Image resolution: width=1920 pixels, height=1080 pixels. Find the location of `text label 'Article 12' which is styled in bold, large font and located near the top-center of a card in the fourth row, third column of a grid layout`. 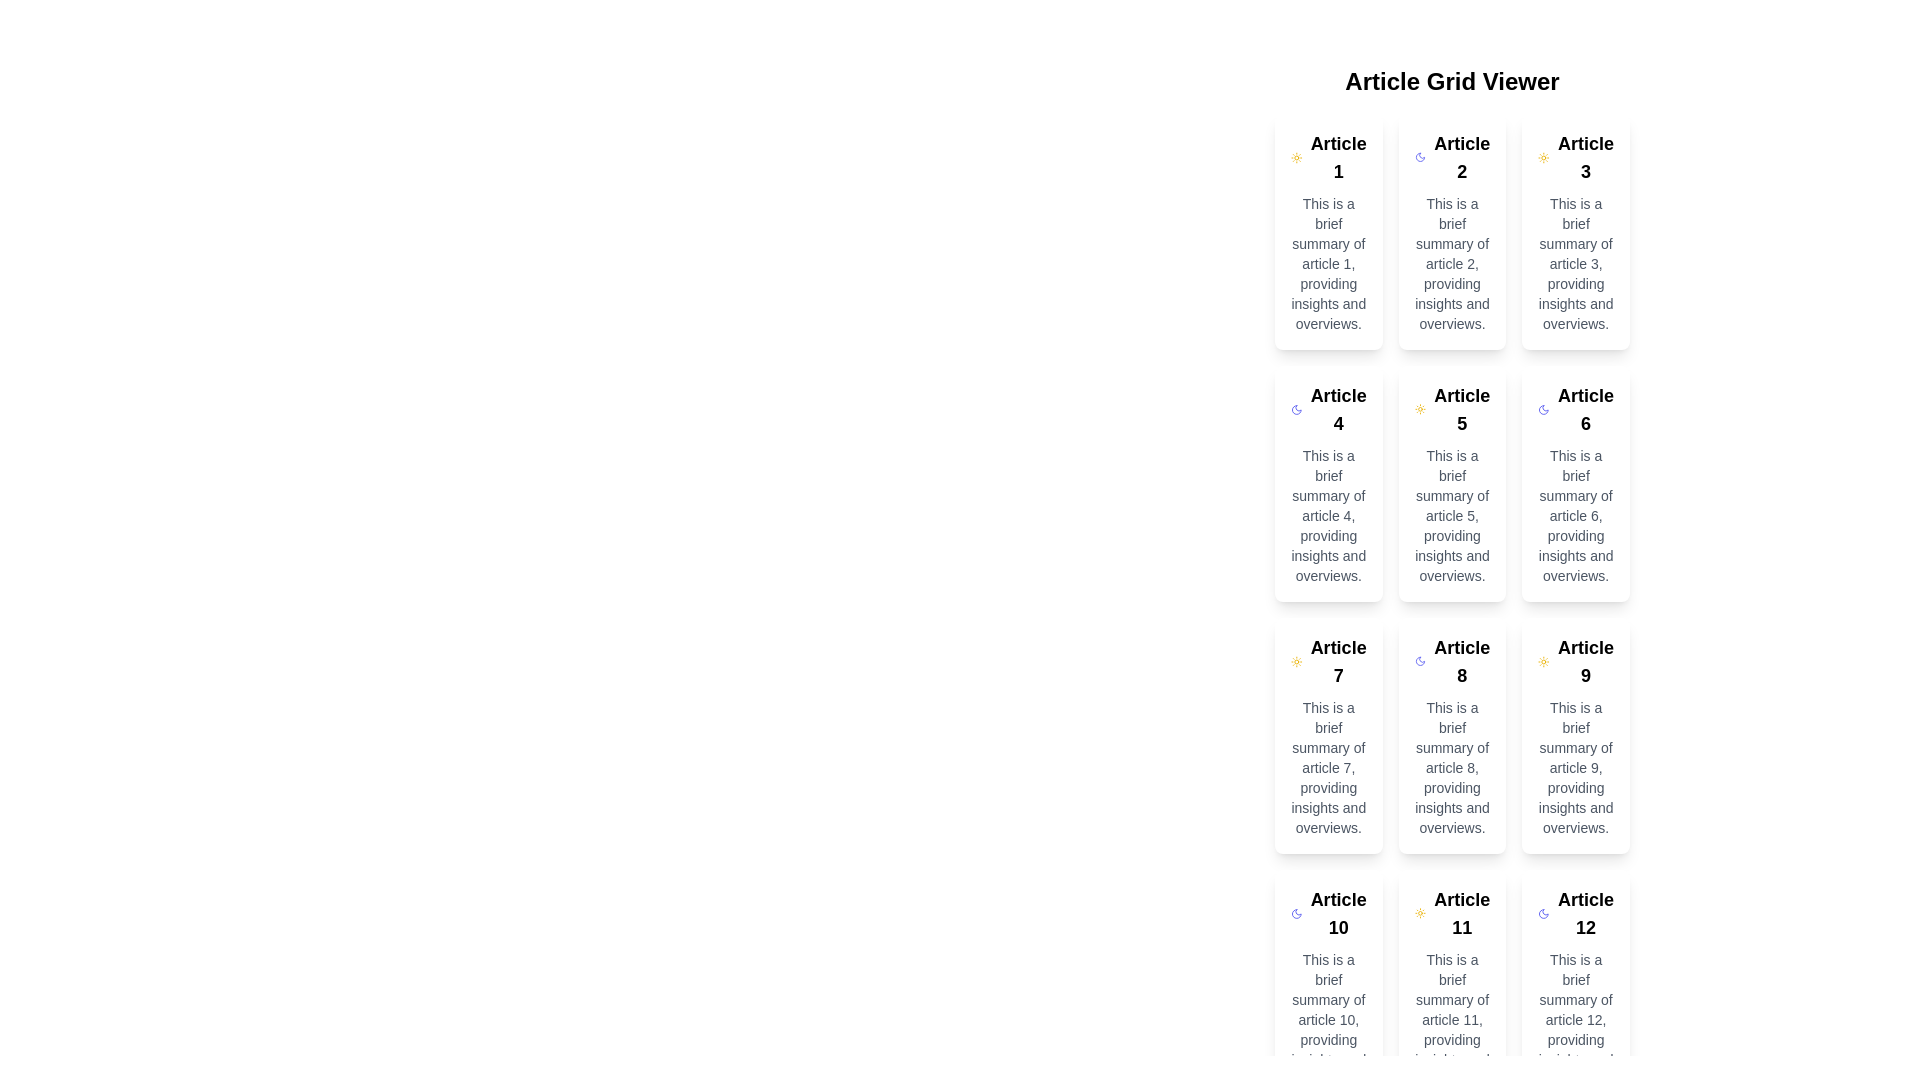

text label 'Article 12' which is styled in bold, large font and located near the top-center of a card in the fourth row, third column of a grid layout is located at coordinates (1575, 914).